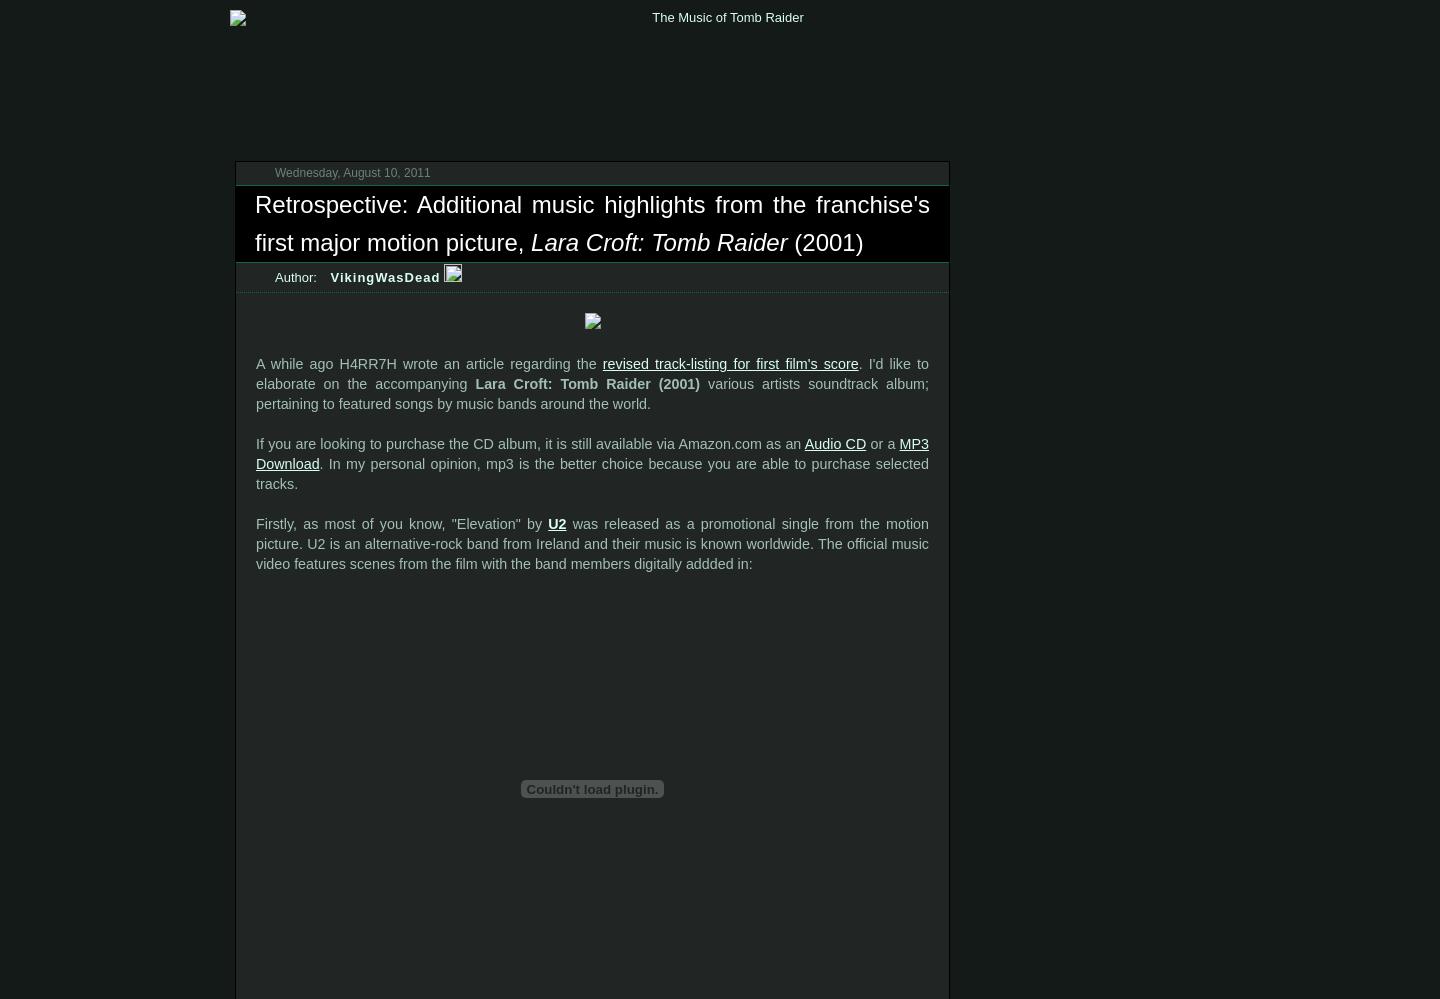  Describe the element at coordinates (529, 442) in the screenshot. I see `'If you are looking to purchase the CD album, it is still available via Amazon.com as an'` at that location.